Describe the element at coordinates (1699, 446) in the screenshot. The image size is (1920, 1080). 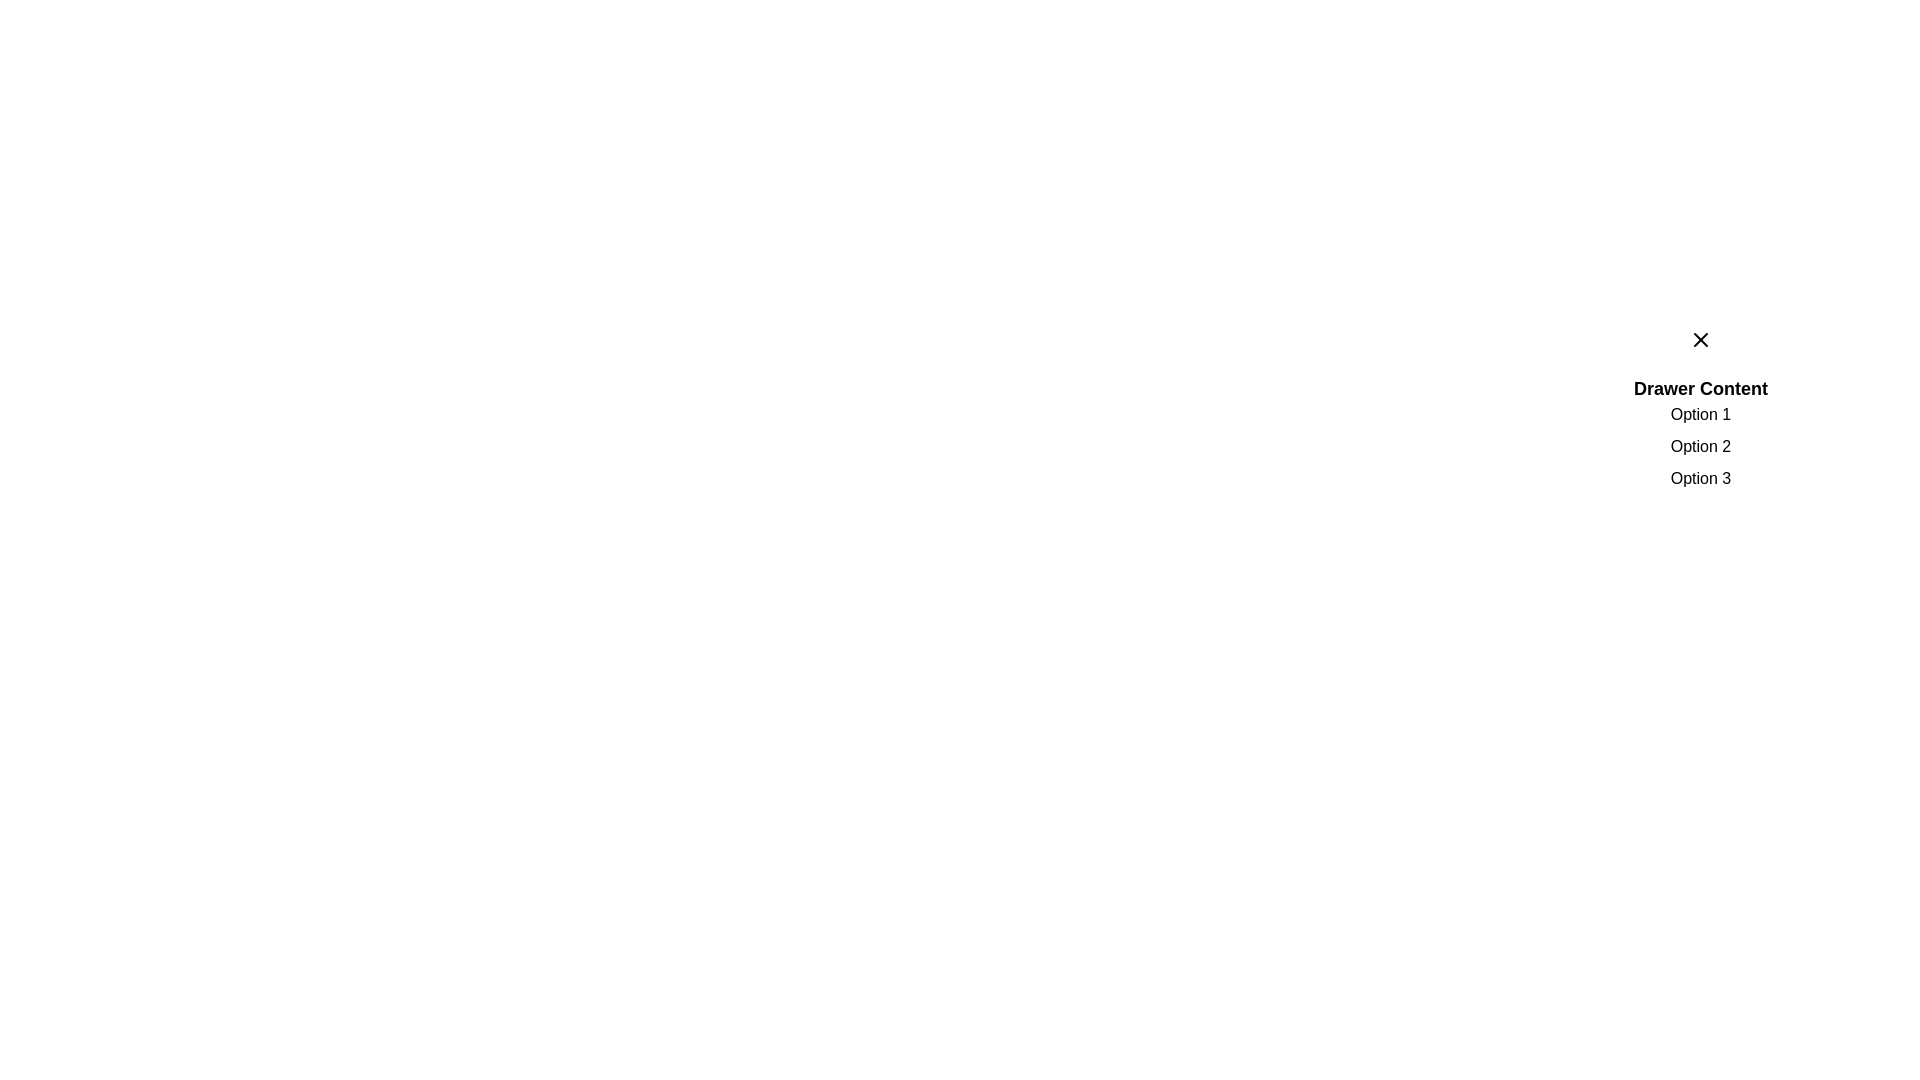
I see `the 'Option 2' button in the vertical menu` at that location.